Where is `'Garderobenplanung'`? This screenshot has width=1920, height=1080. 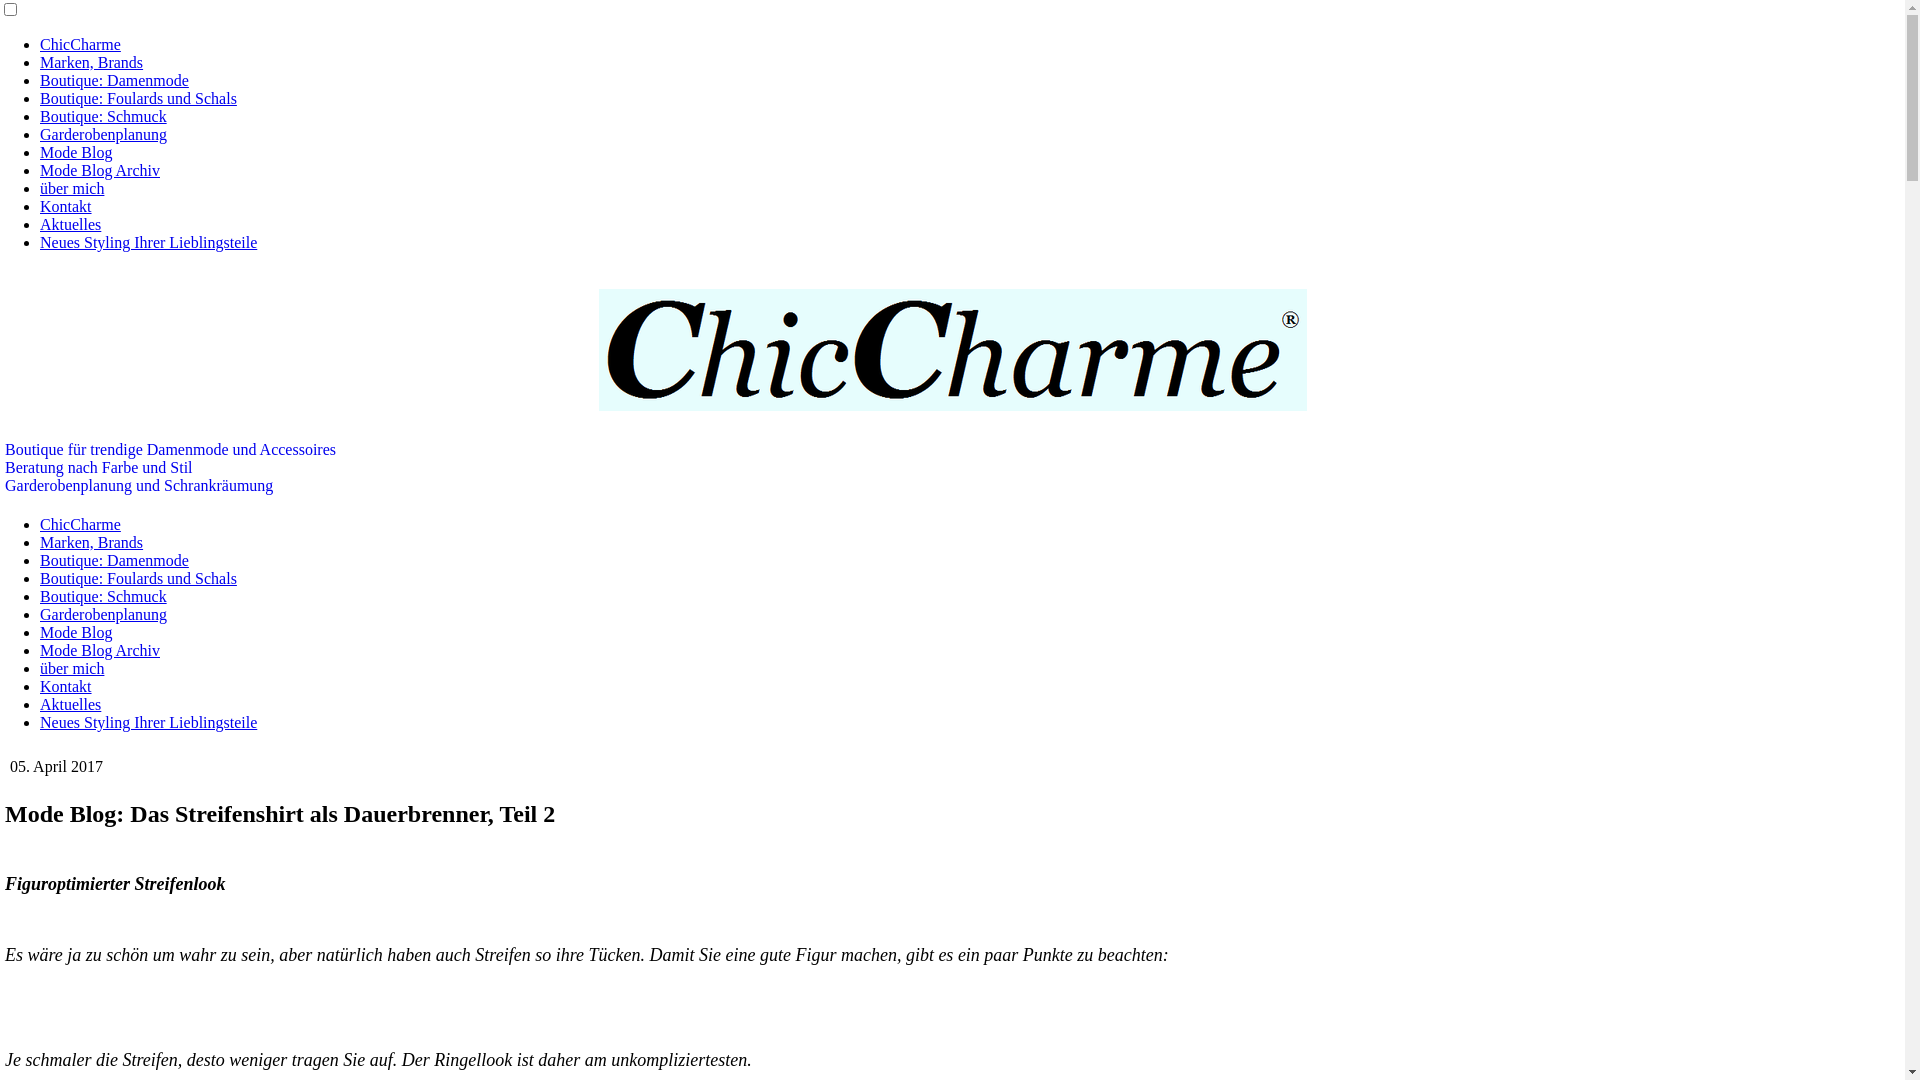 'Garderobenplanung' is located at coordinates (102, 134).